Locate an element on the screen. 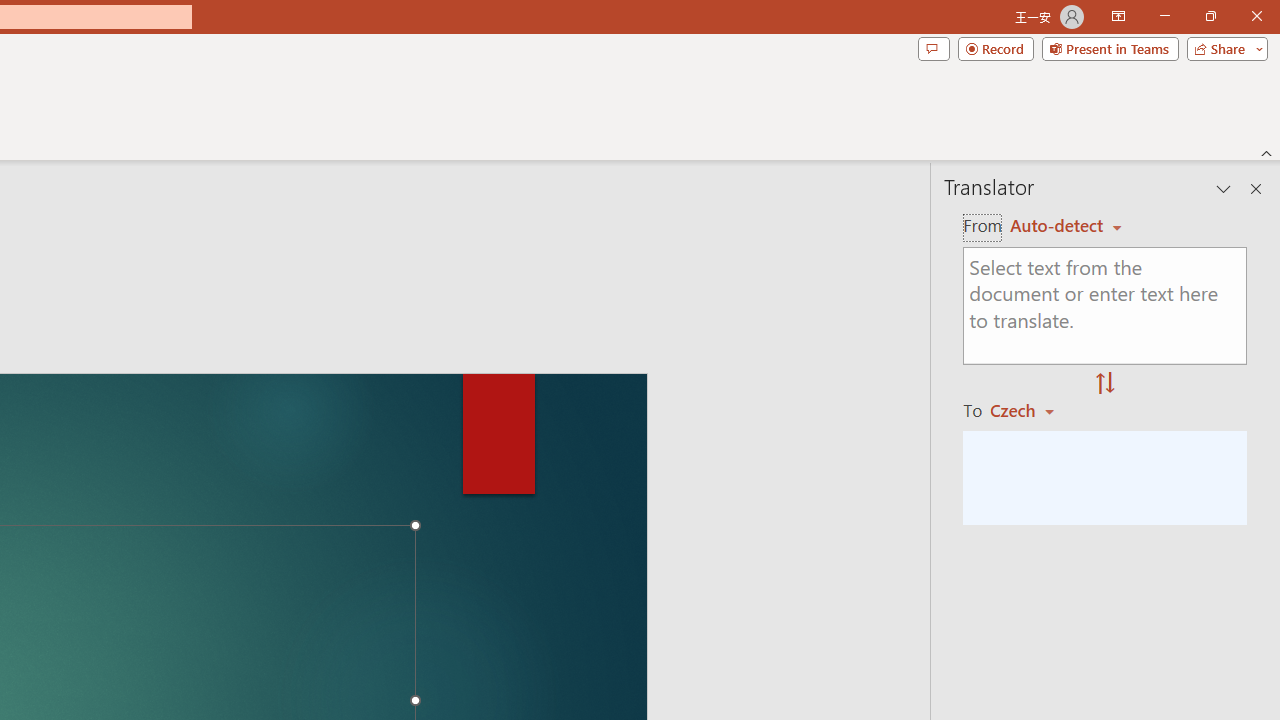 This screenshot has height=720, width=1280. 'Comments' is located at coordinates (932, 47).